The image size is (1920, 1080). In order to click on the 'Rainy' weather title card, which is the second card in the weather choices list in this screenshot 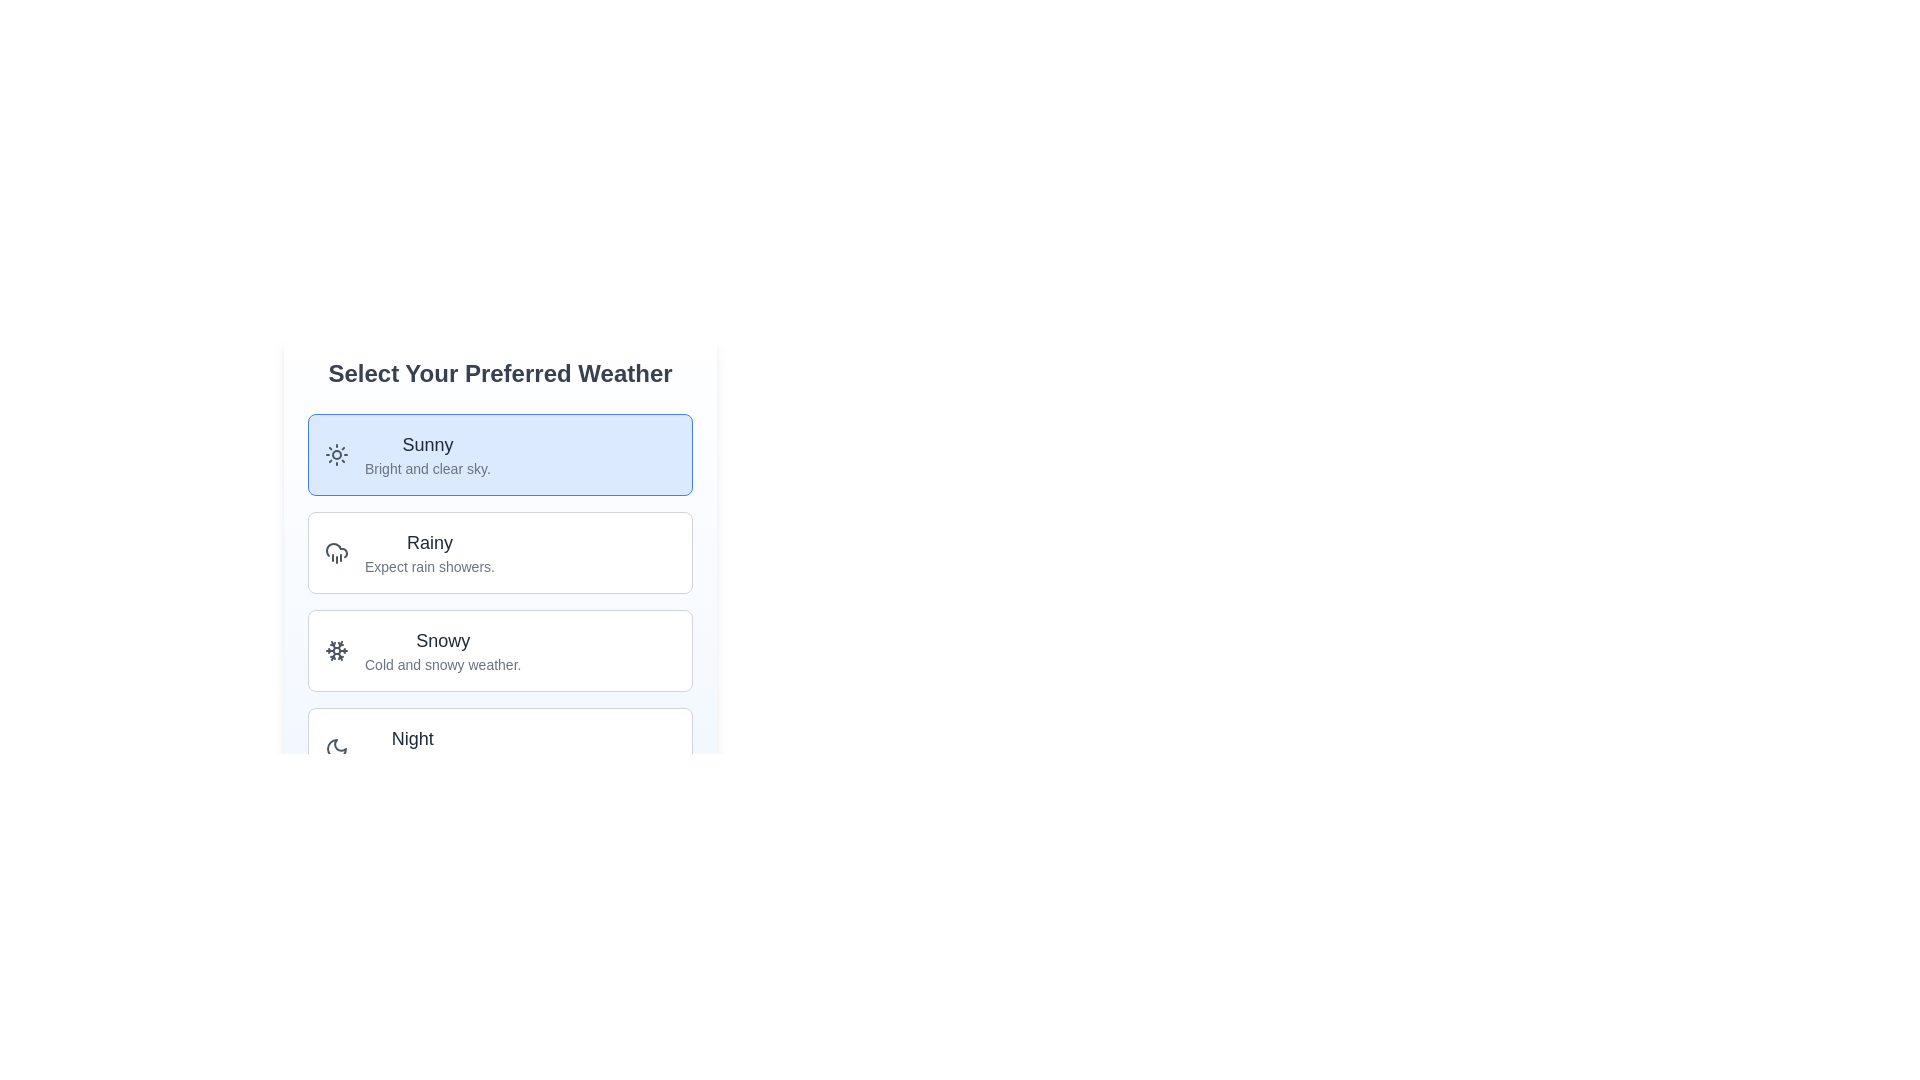, I will do `click(428, 543)`.